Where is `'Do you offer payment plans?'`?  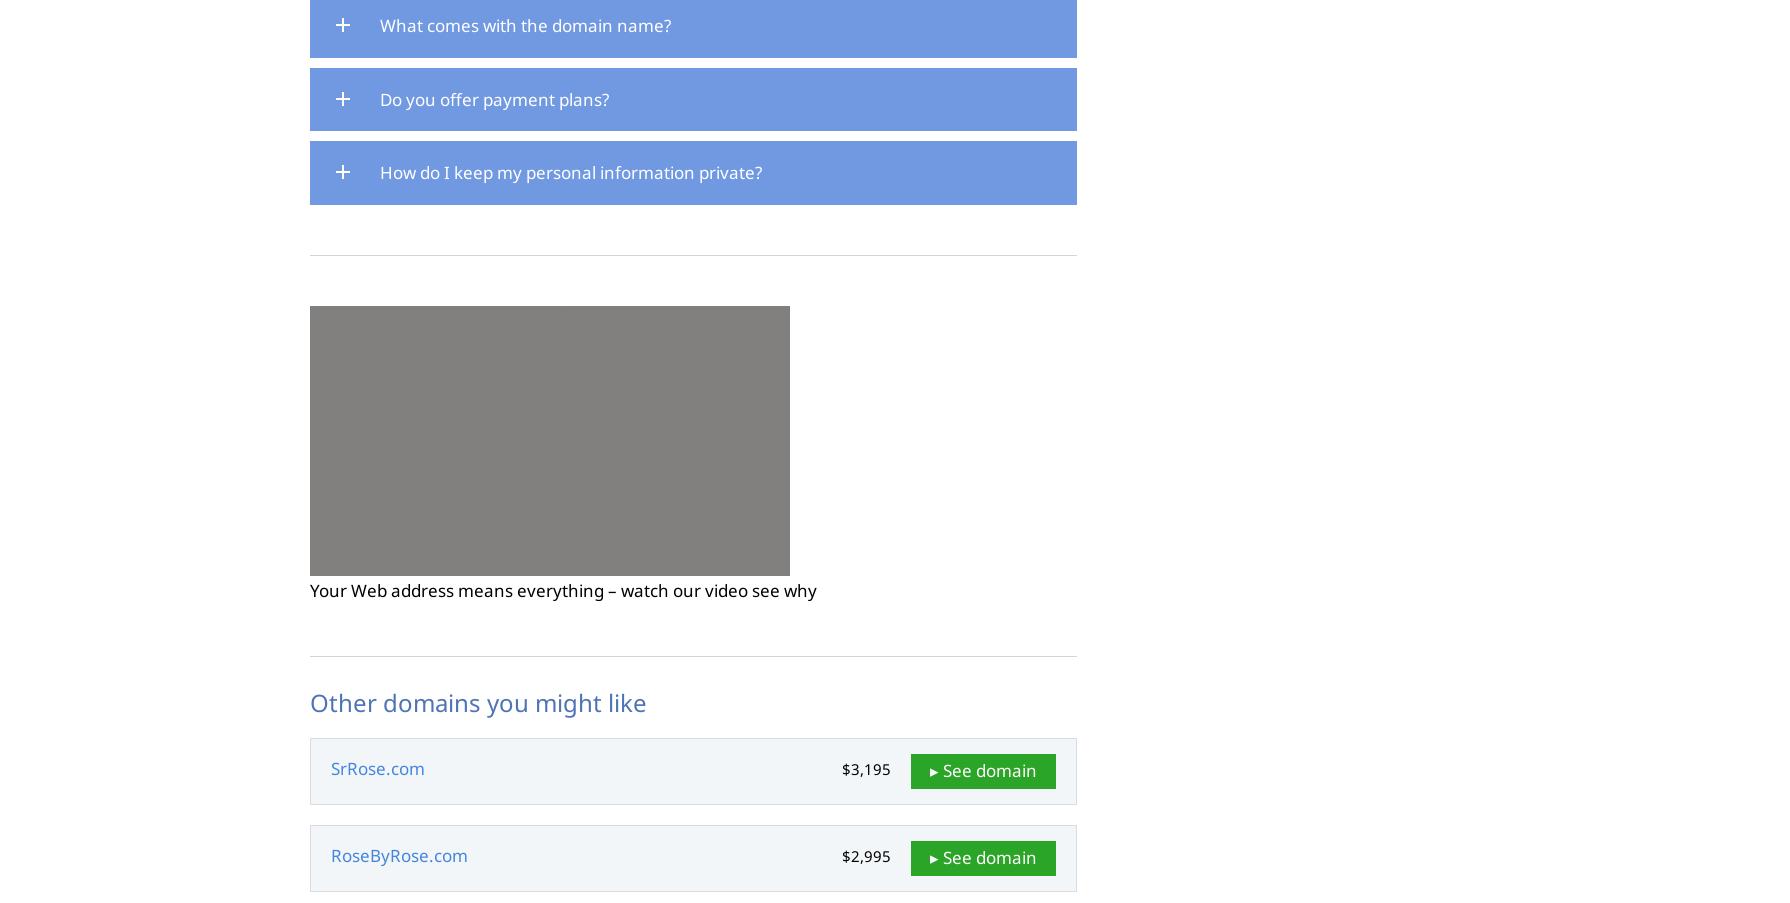
'Do you offer payment plans?' is located at coordinates (493, 98).